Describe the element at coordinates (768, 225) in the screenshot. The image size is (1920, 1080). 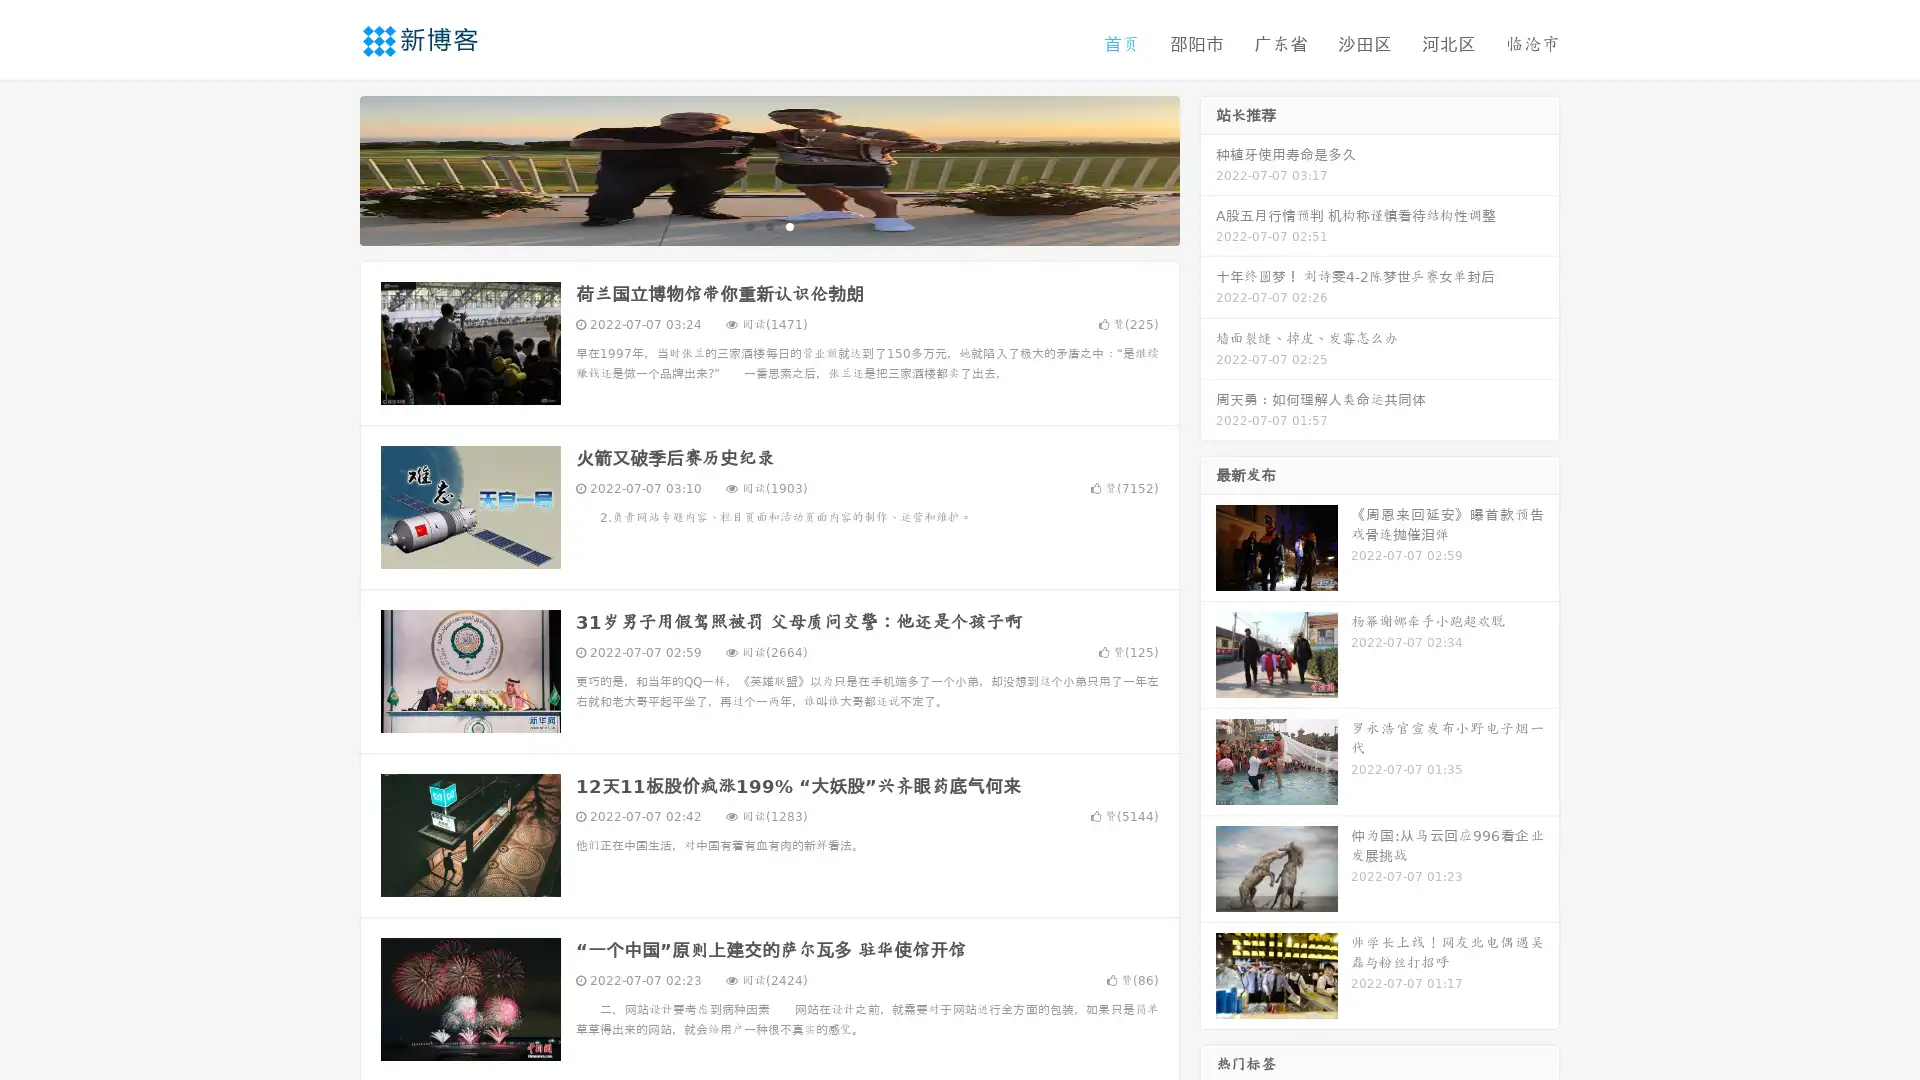
I see `Go to slide 2` at that location.